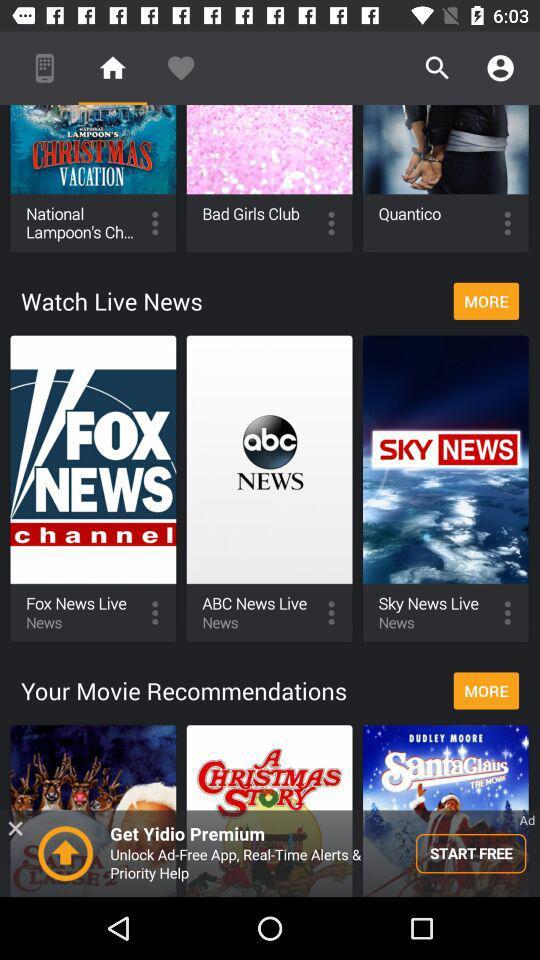 Image resolution: width=540 pixels, height=960 pixels. Describe the element at coordinates (113, 68) in the screenshot. I see `home icon` at that location.